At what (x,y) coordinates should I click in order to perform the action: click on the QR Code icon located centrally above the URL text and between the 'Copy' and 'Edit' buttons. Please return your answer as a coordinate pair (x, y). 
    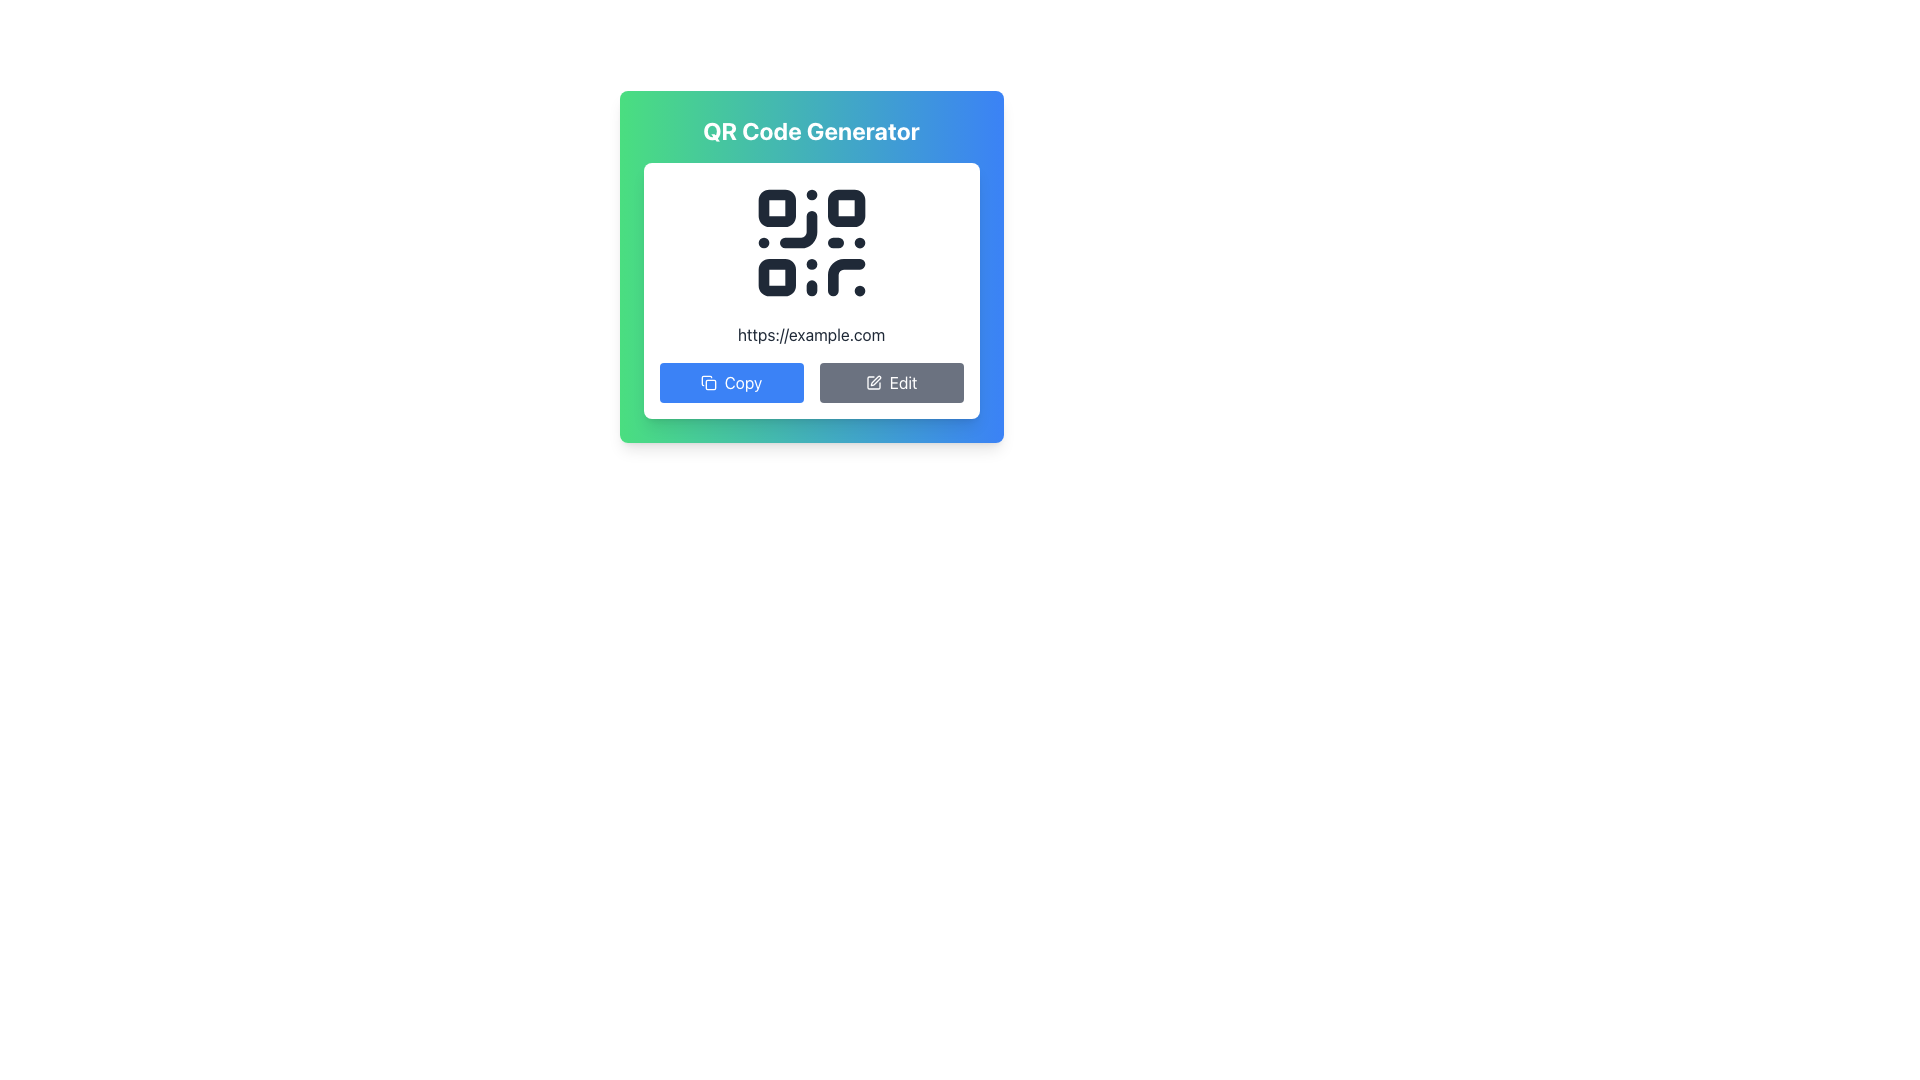
    Looking at the image, I should click on (811, 242).